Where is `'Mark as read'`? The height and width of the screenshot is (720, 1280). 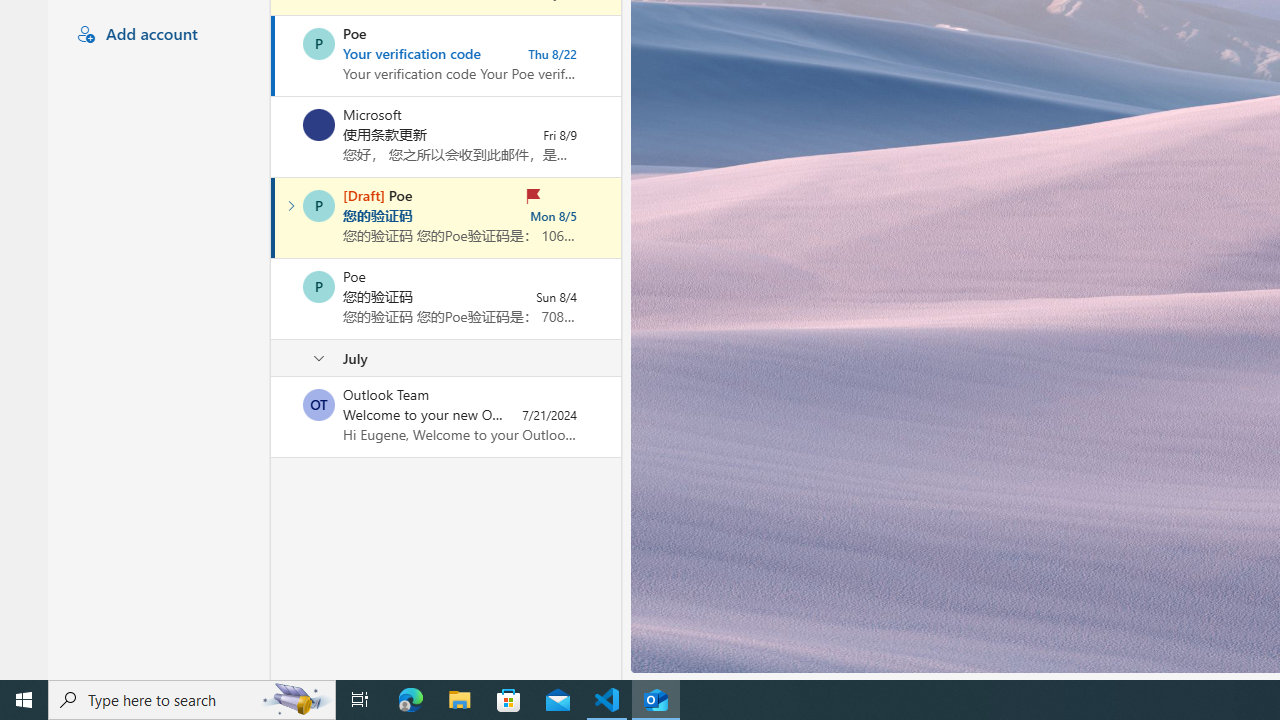
'Mark as read' is located at coordinates (272, 217).